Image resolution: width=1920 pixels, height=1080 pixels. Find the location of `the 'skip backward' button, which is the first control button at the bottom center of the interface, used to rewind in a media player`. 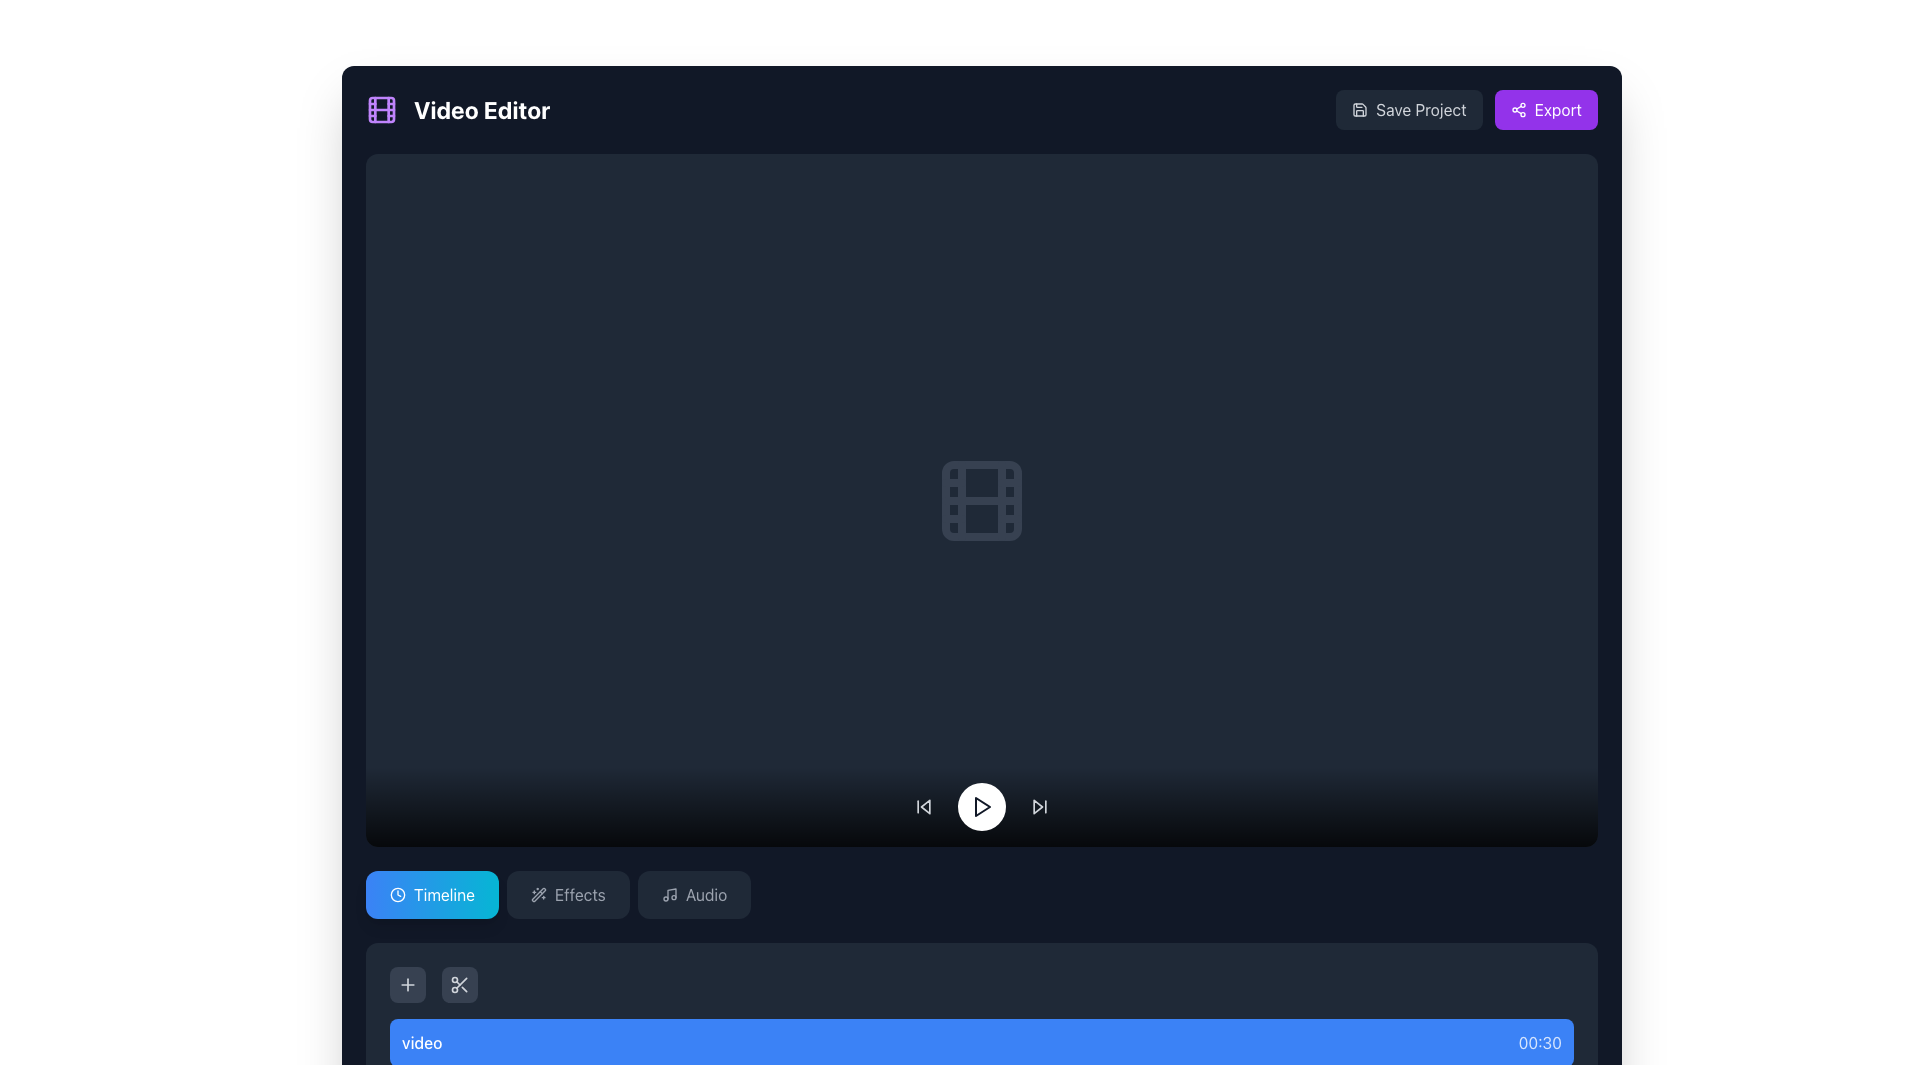

the 'skip backward' button, which is the first control button at the bottom center of the interface, used to rewind in a media player is located at coordinates (923, 805).